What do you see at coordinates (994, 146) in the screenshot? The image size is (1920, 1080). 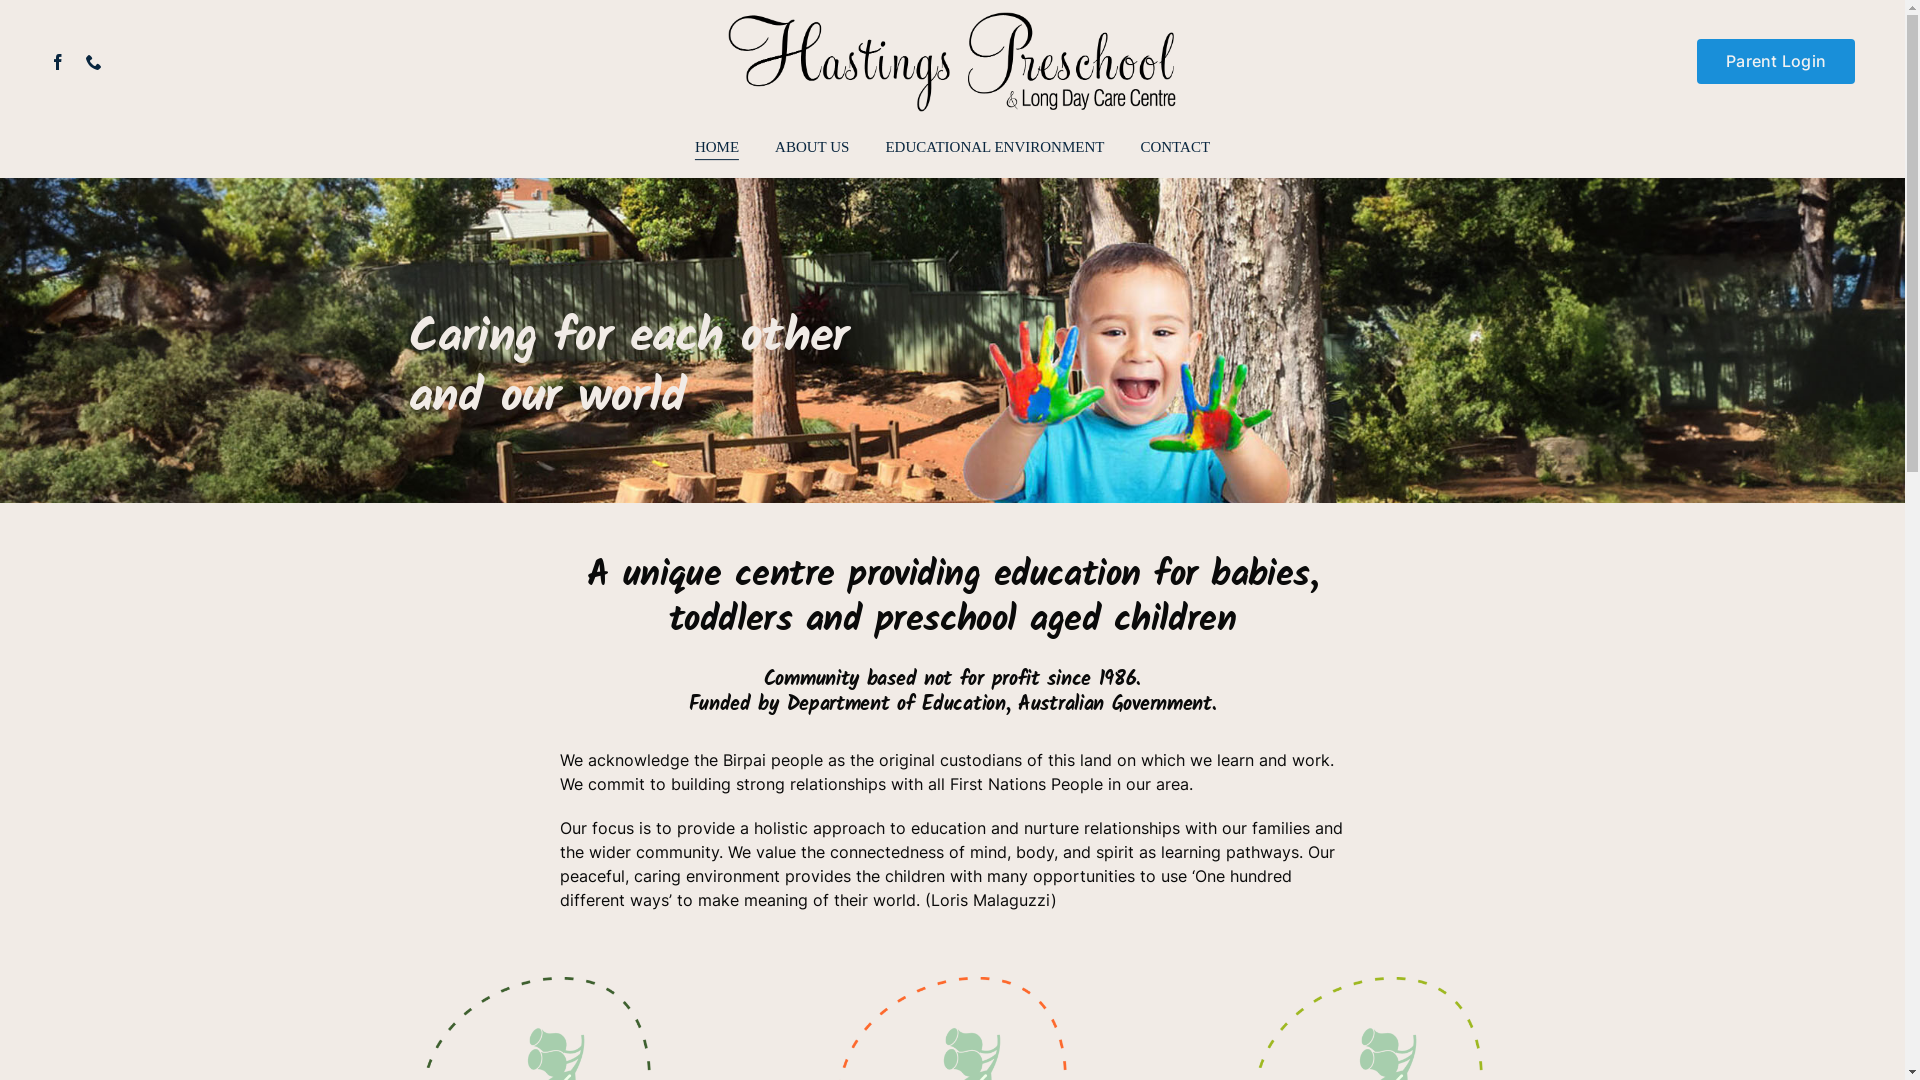 I see `'EDUCATIONAL ENVIRONMENT'` at bounding box center [994, 146].